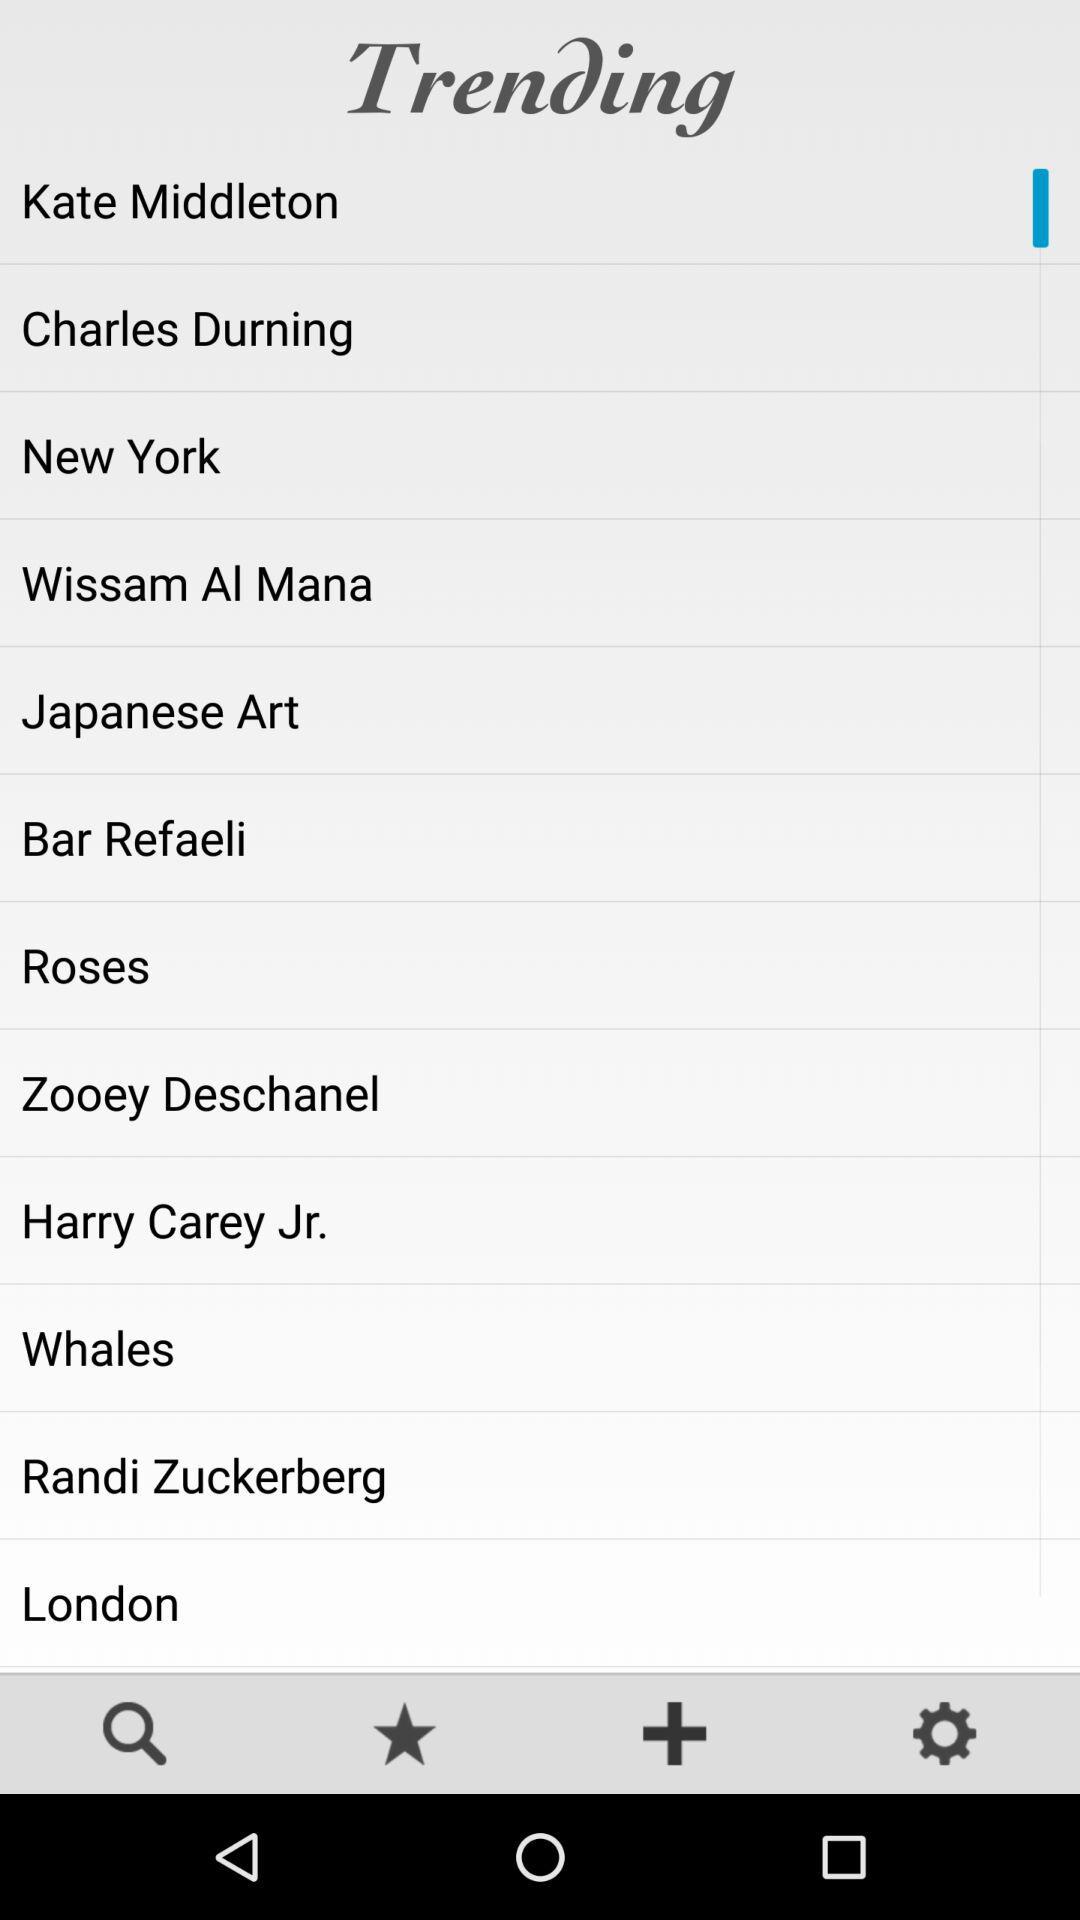  What do you see at coordinates (135, 1735) in the screenshot?
I see `search` at bounding box center [135, 1735].